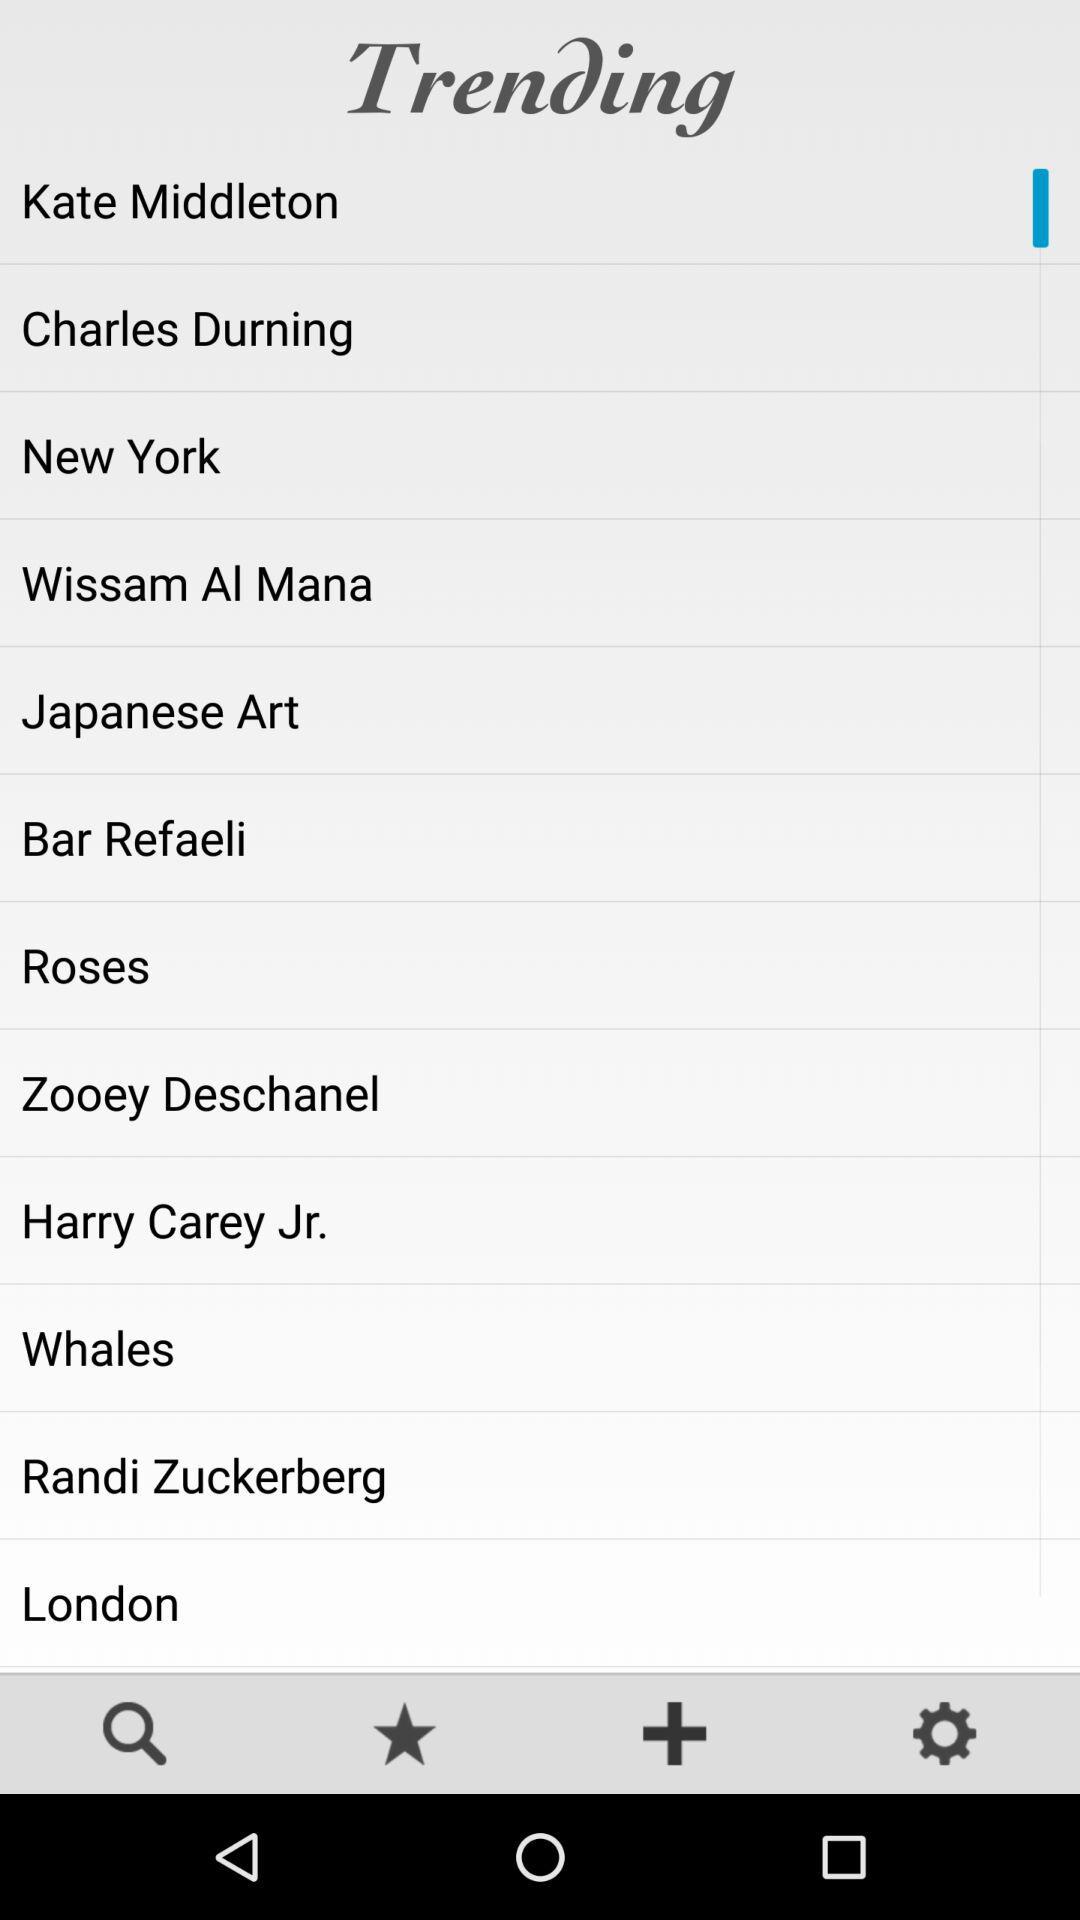  What do you see at coordinates (135, 1735) in the screenshot?
I see `search` at bounding box center [135, 1735].